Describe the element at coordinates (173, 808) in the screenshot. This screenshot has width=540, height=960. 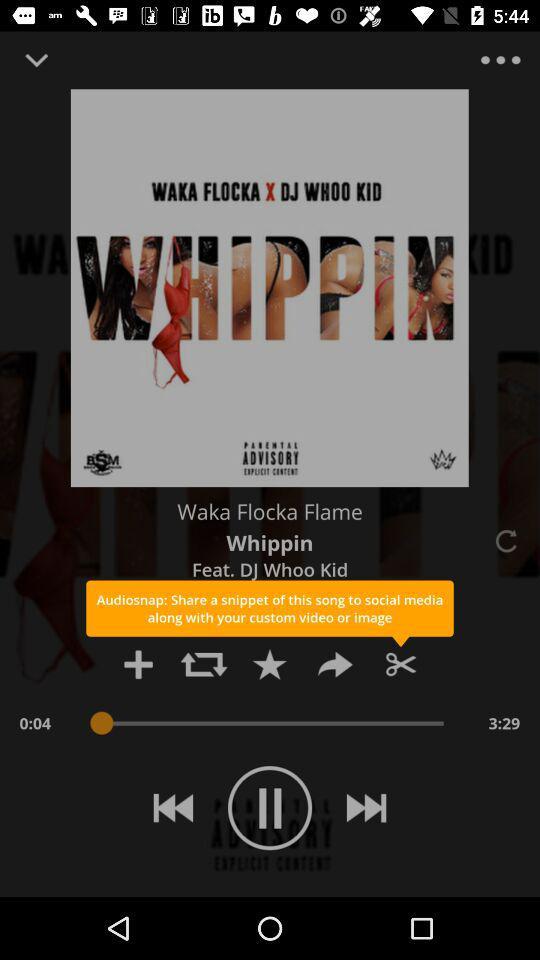
I see `the av_rewind icon` at that location.